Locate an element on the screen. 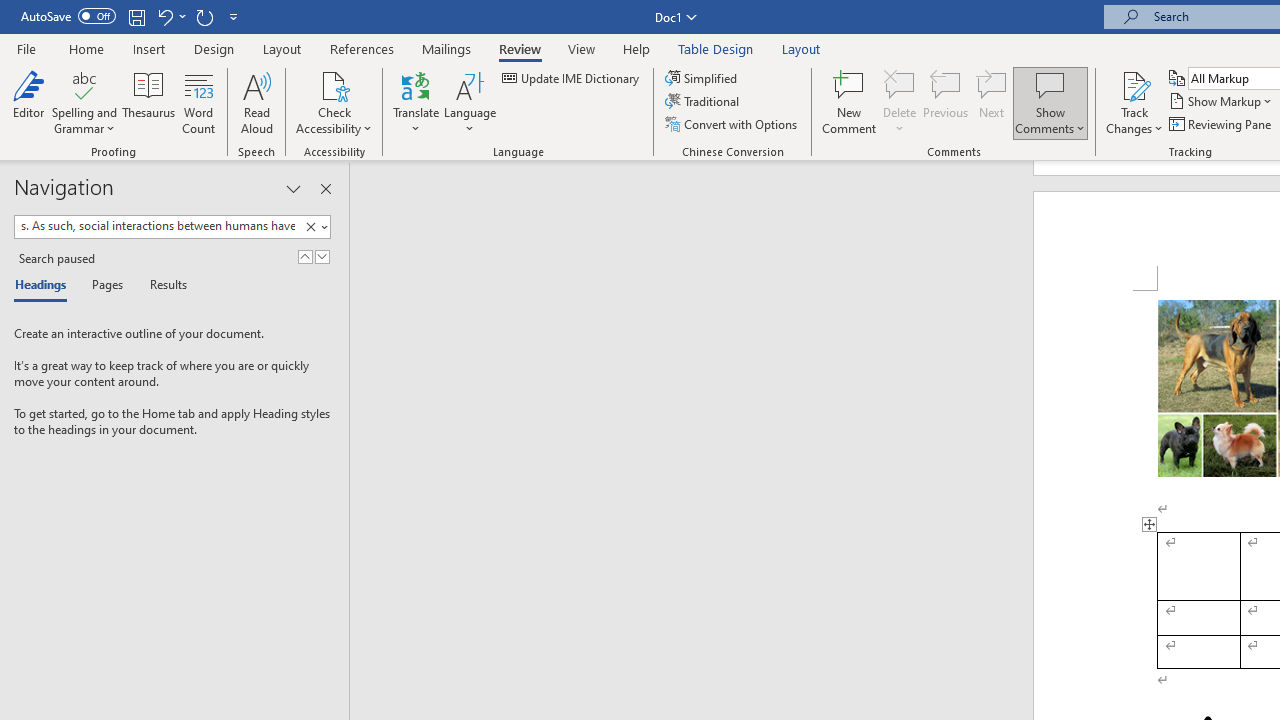 The width and height of the screenshot is (1280, 720). 'AutoSave' is located at coordinates (68, 16).